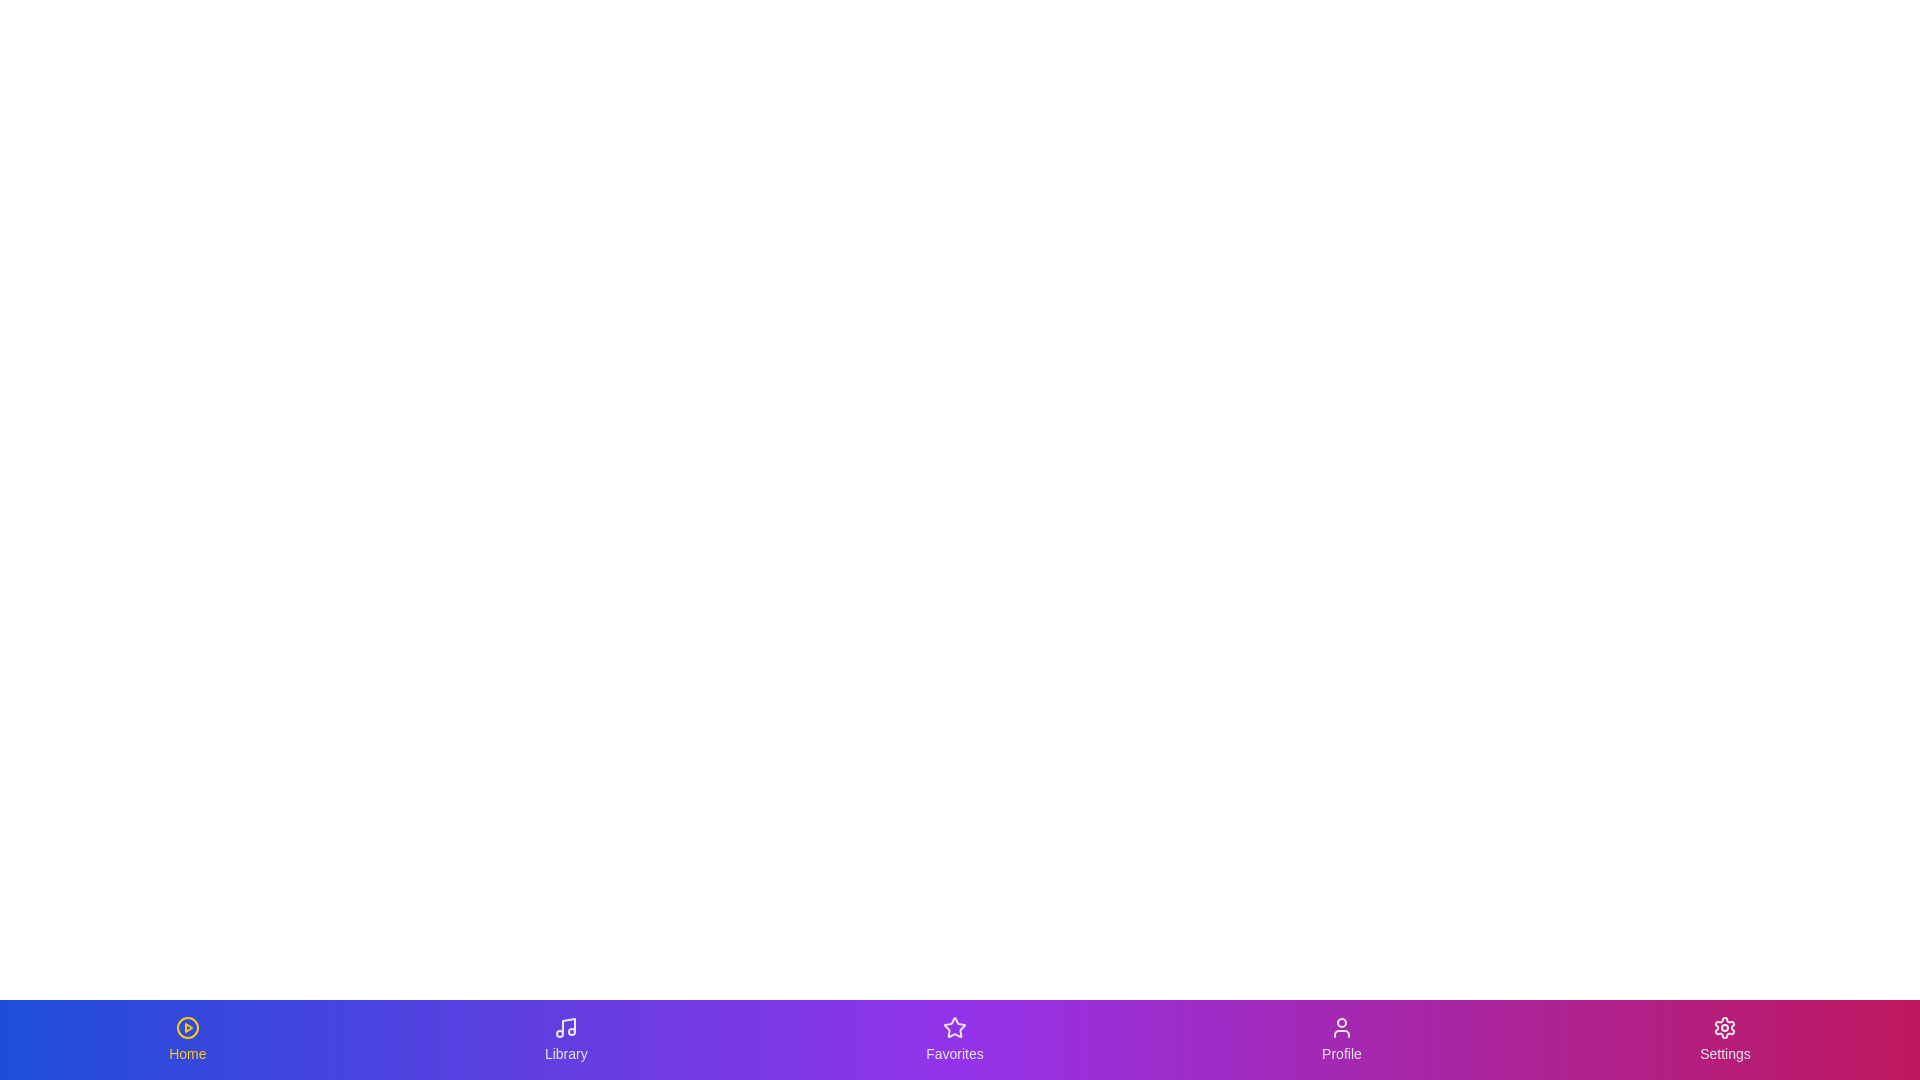 This screenshot has height=1080, width=1920. Describe the element at coordinates (1724, 1039) in the screenshot. I see `the Settings tab to switch to its view` at that location.